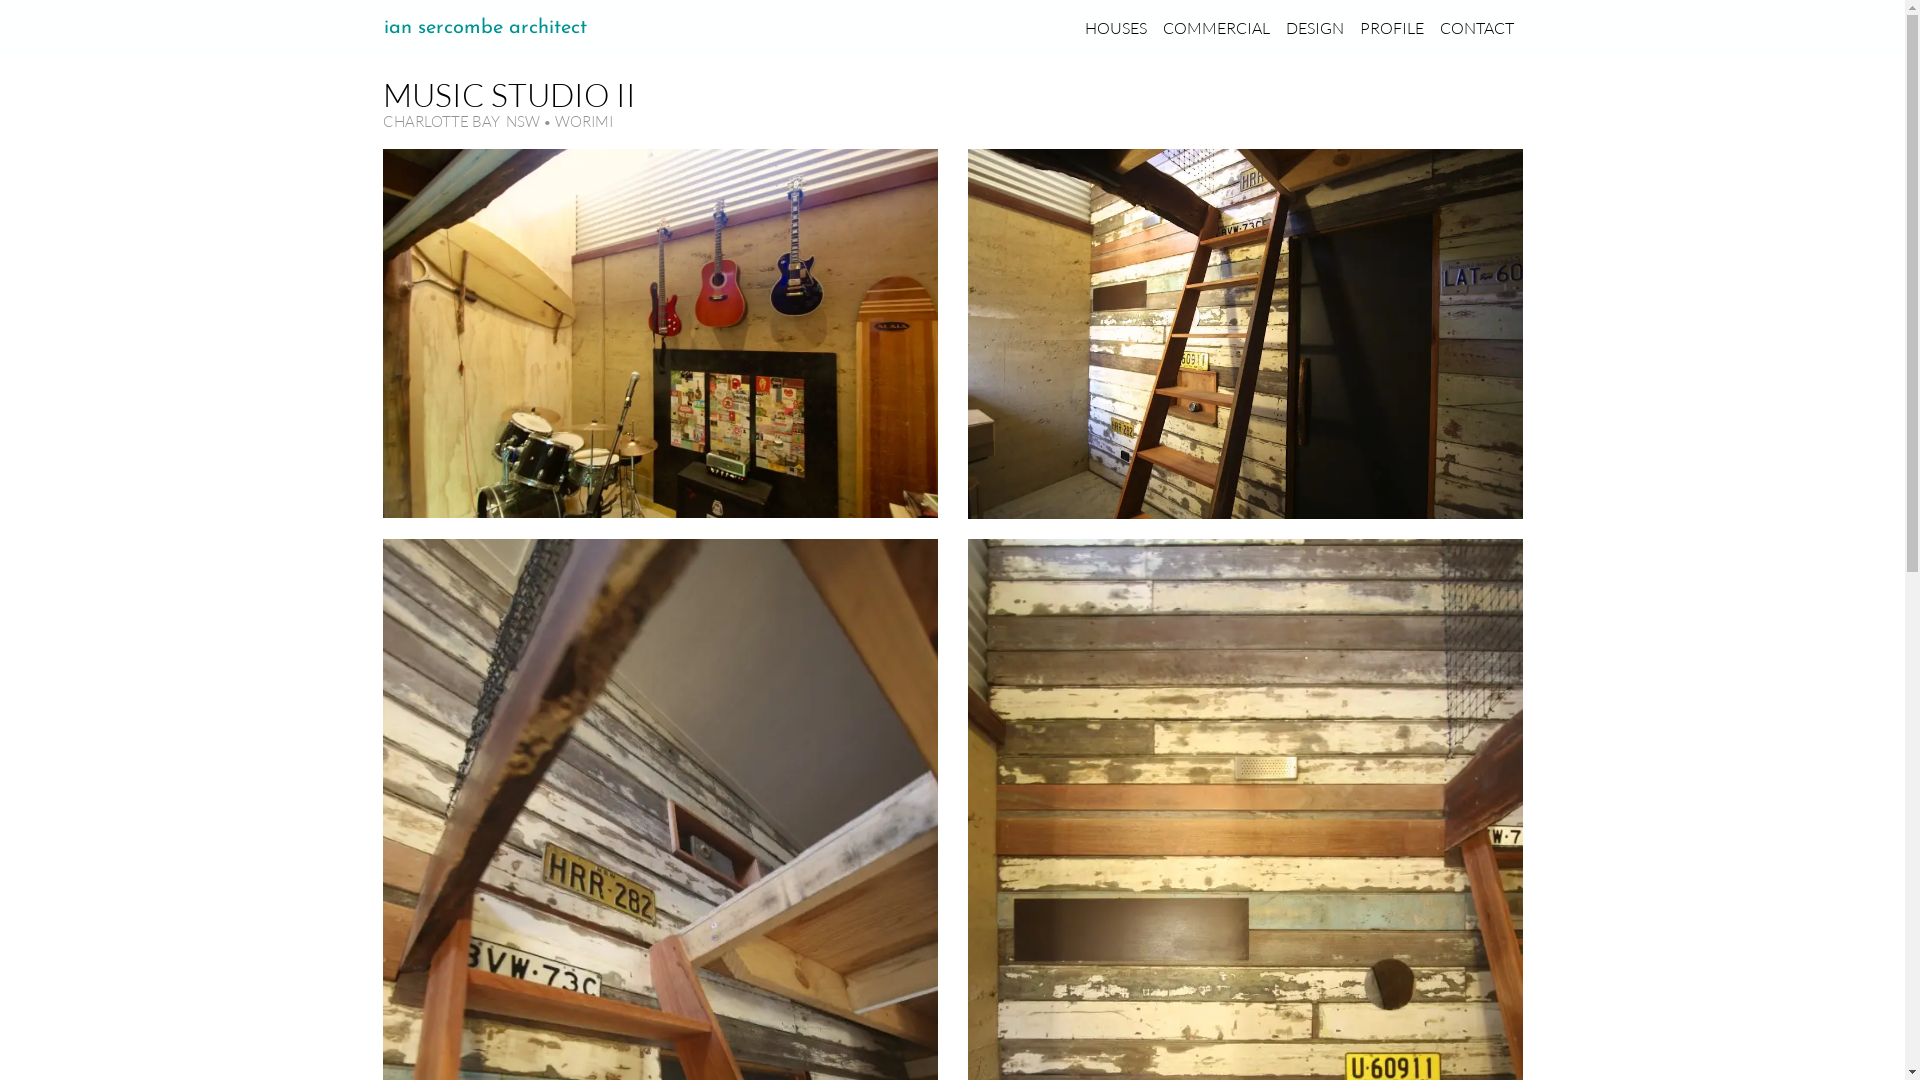 The width and height of the screenshot is (1920, 1080). I want to click on 'DESIGN', so click(1315, 27).